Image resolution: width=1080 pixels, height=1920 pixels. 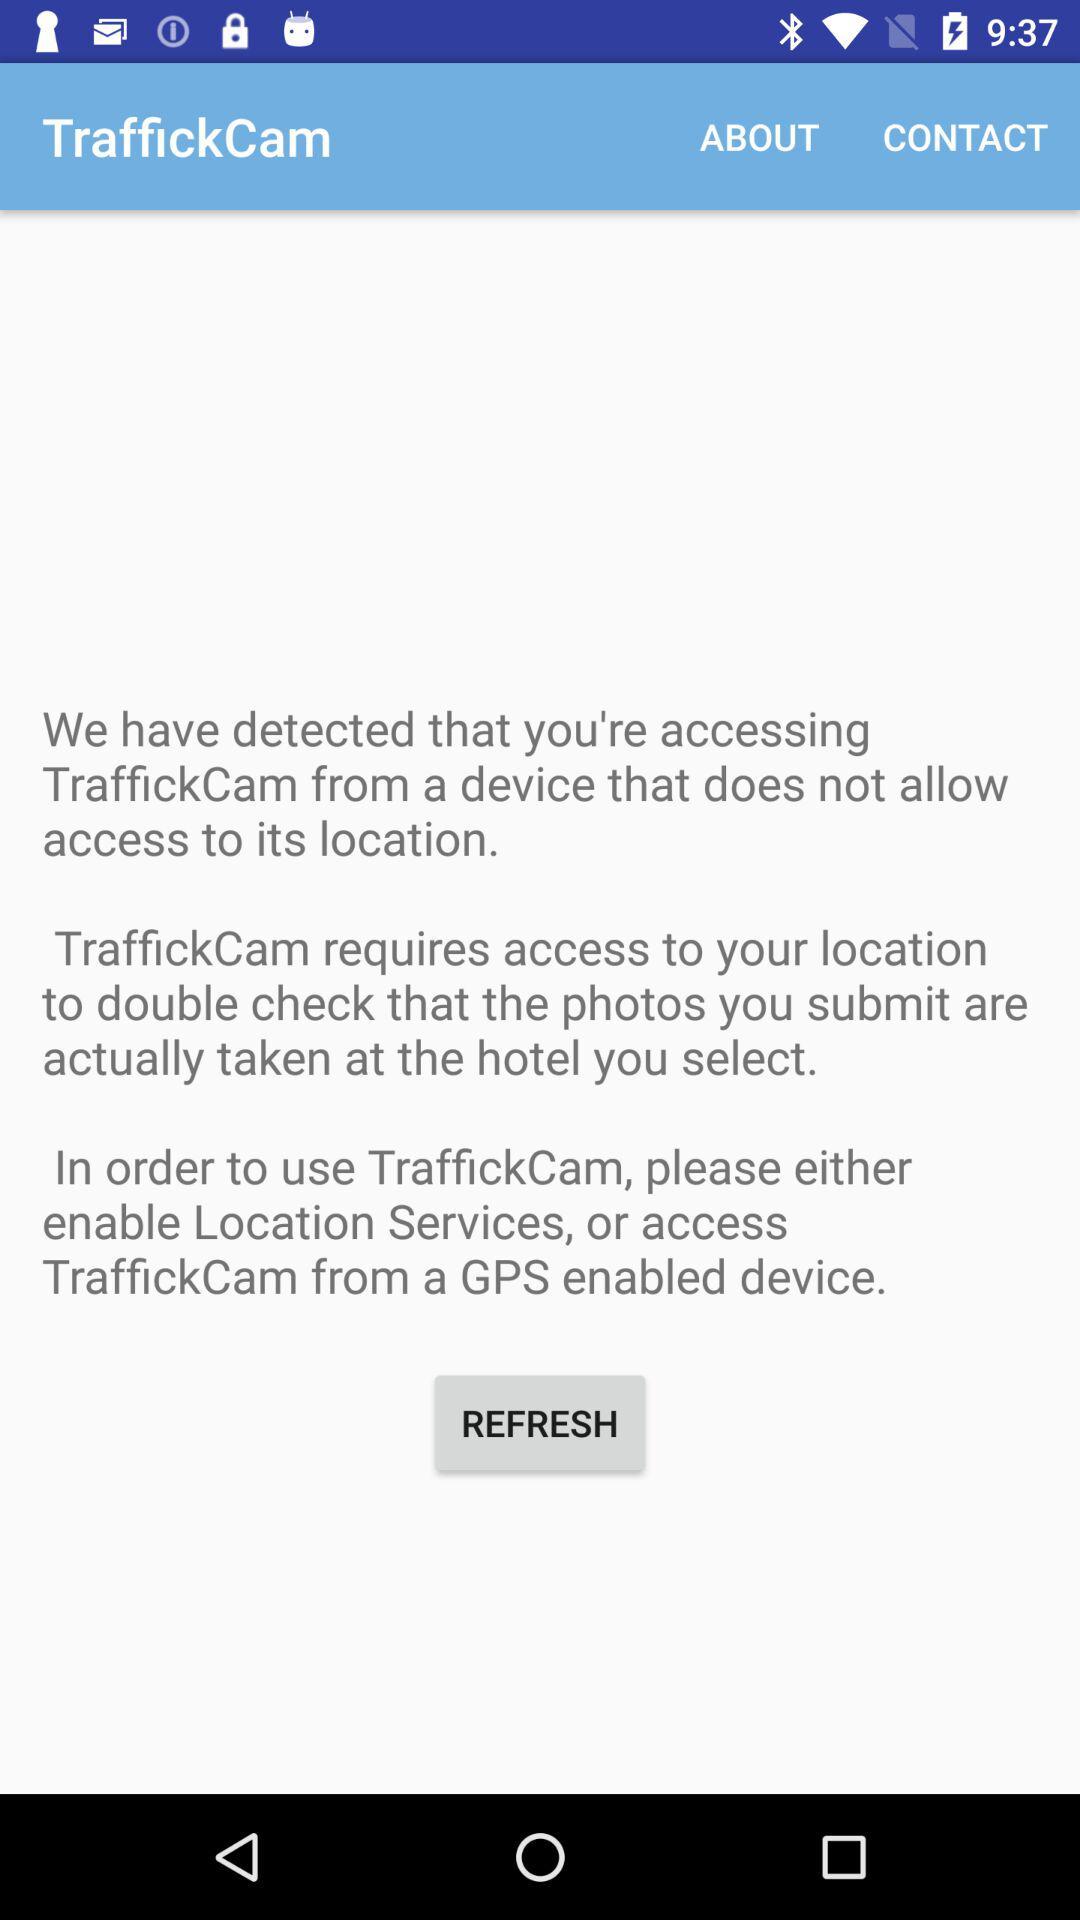 I want to click on item above we have detected, so click(x=964, y=135).